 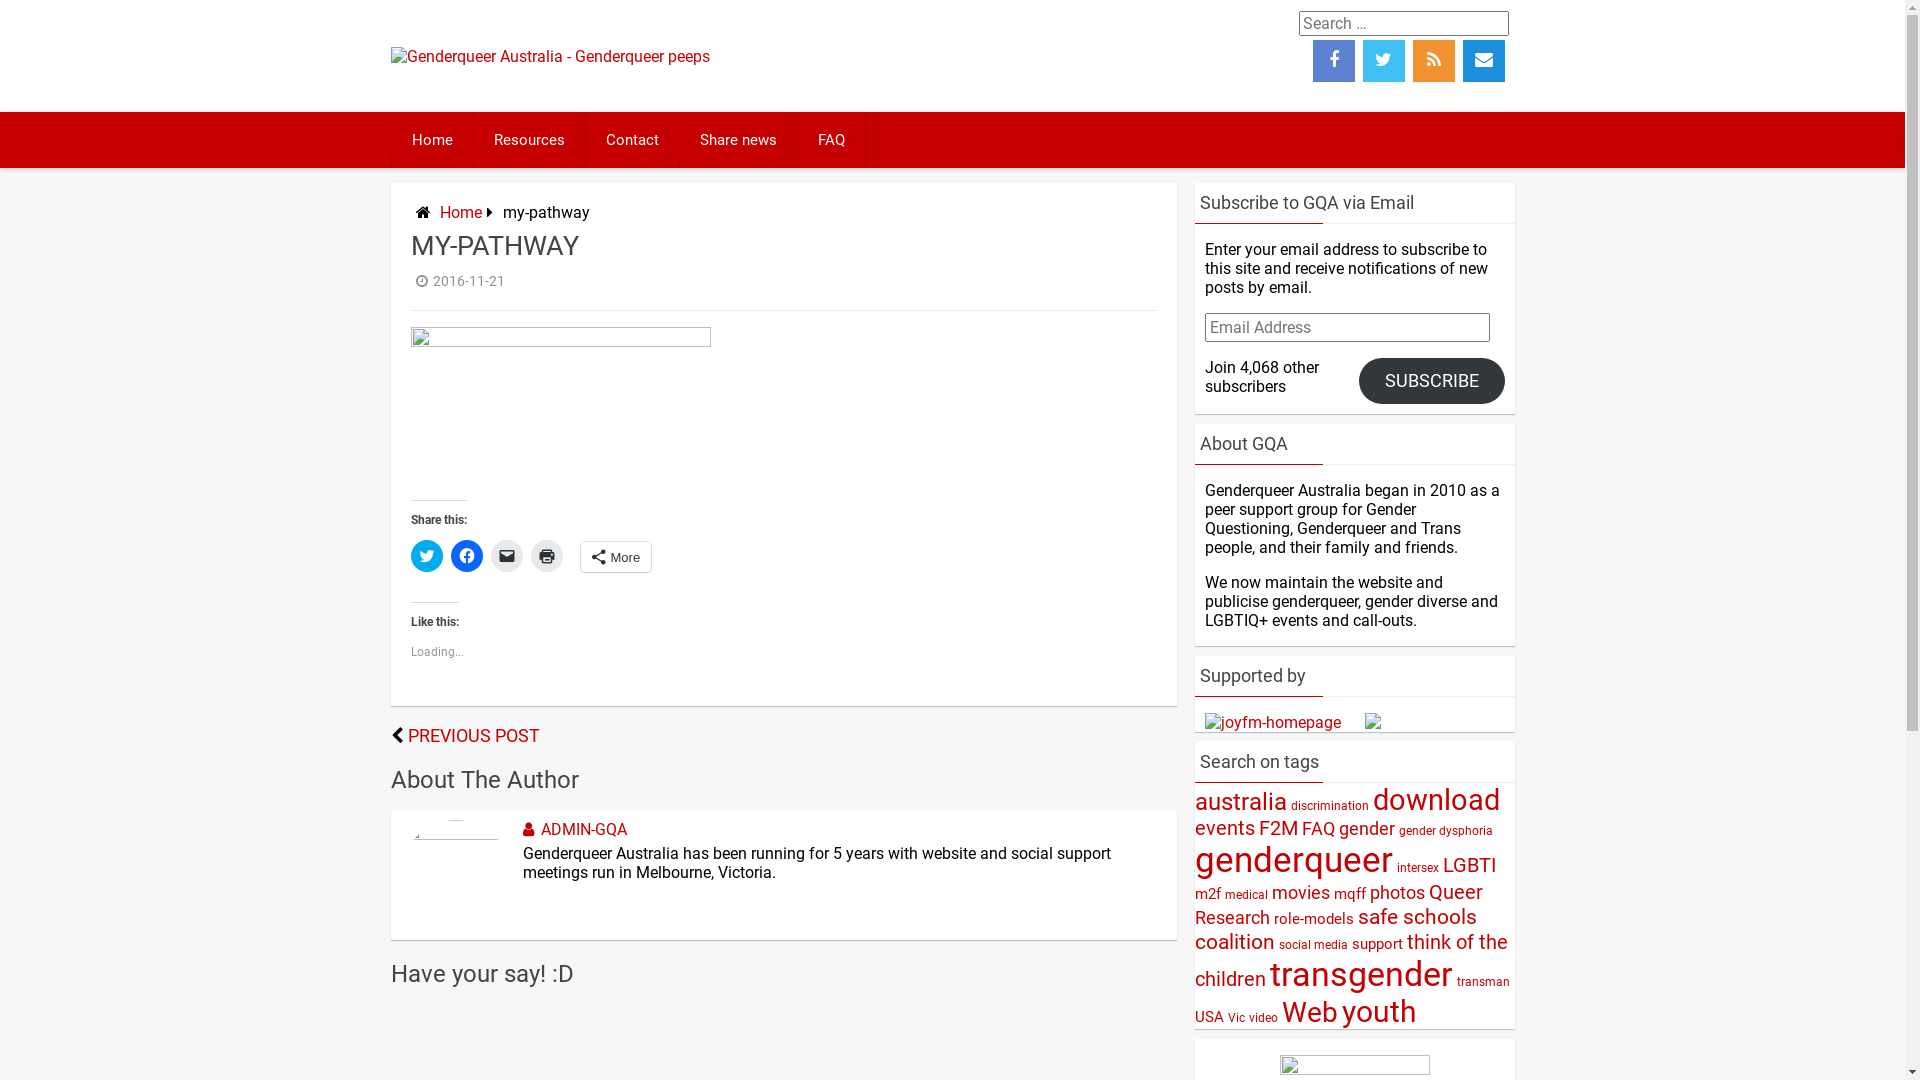 What do you see at coordinates (1238, 801) in the screenshot?
I see `'australia'` at bounding box center [1238, 801].